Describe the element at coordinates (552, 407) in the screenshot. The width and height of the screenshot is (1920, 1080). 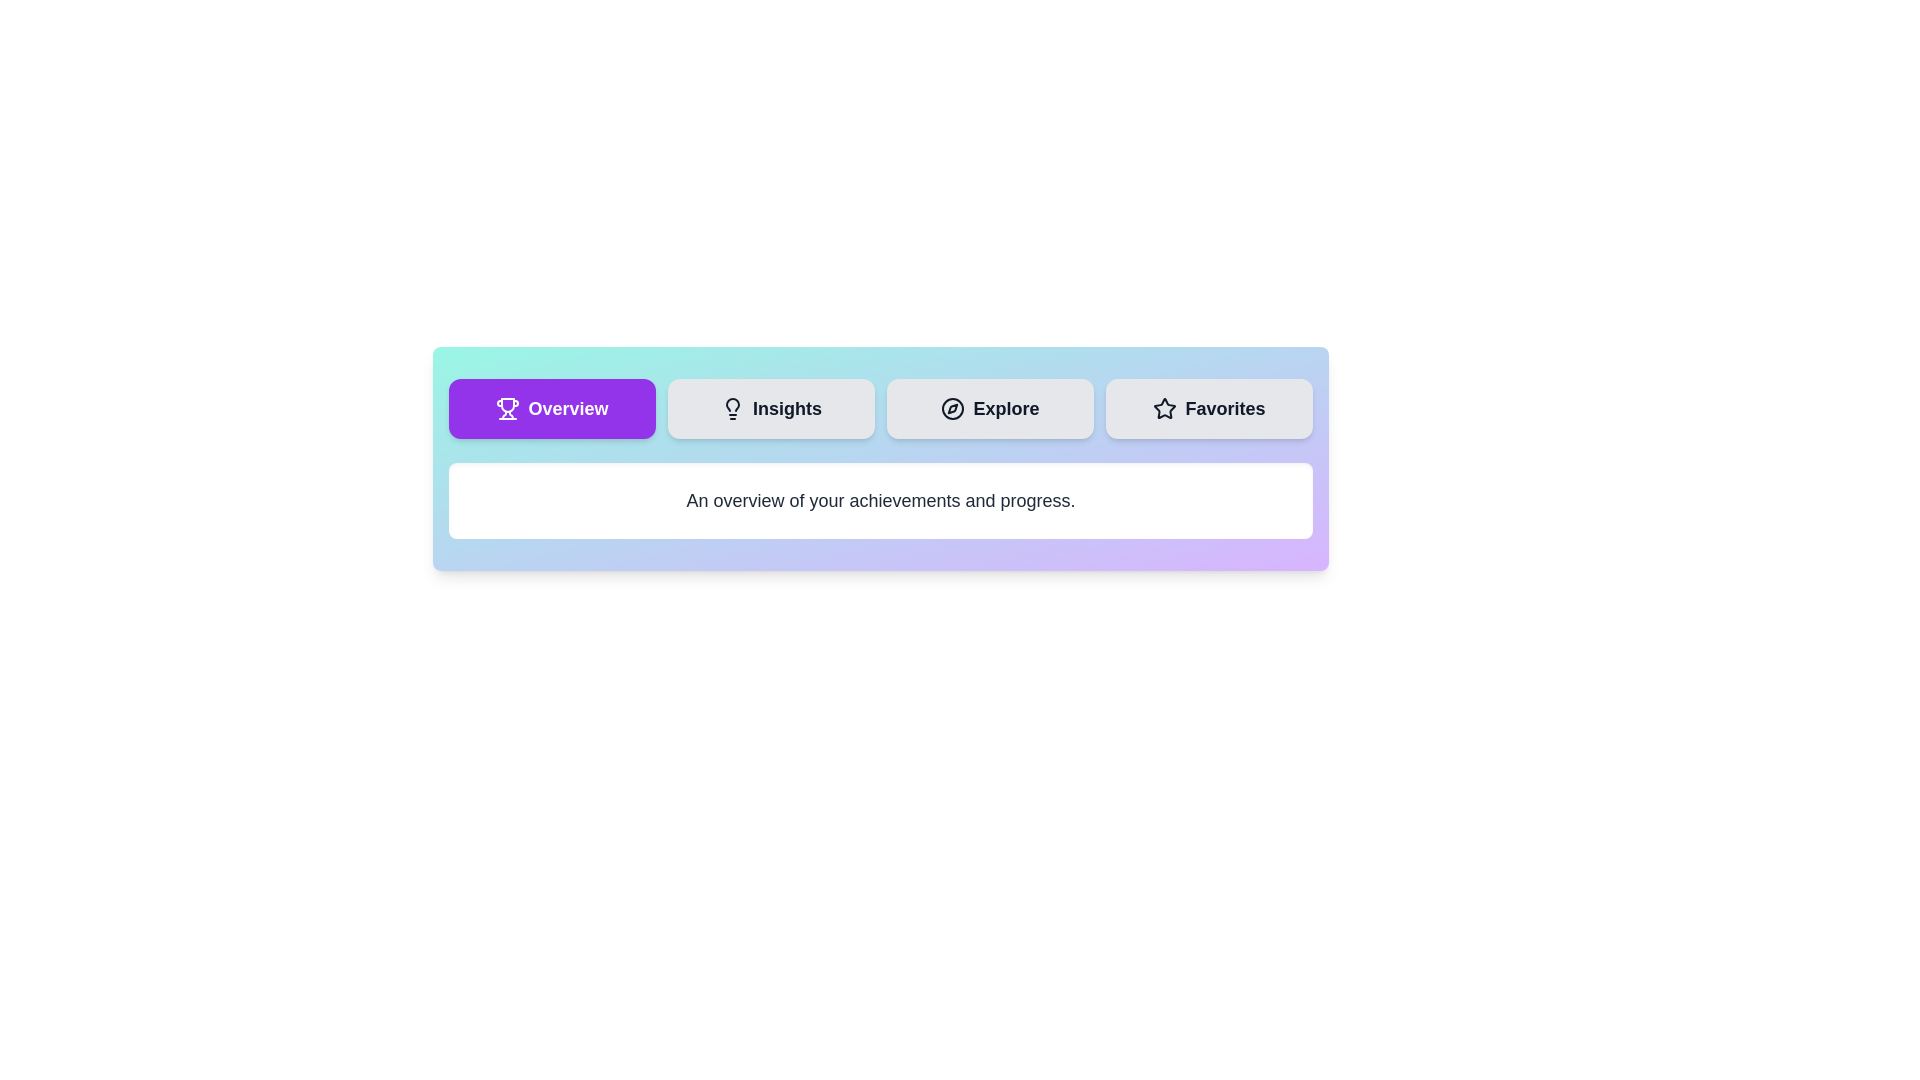
I see `the tab labeled Overview to observe its hover effect` at that location.